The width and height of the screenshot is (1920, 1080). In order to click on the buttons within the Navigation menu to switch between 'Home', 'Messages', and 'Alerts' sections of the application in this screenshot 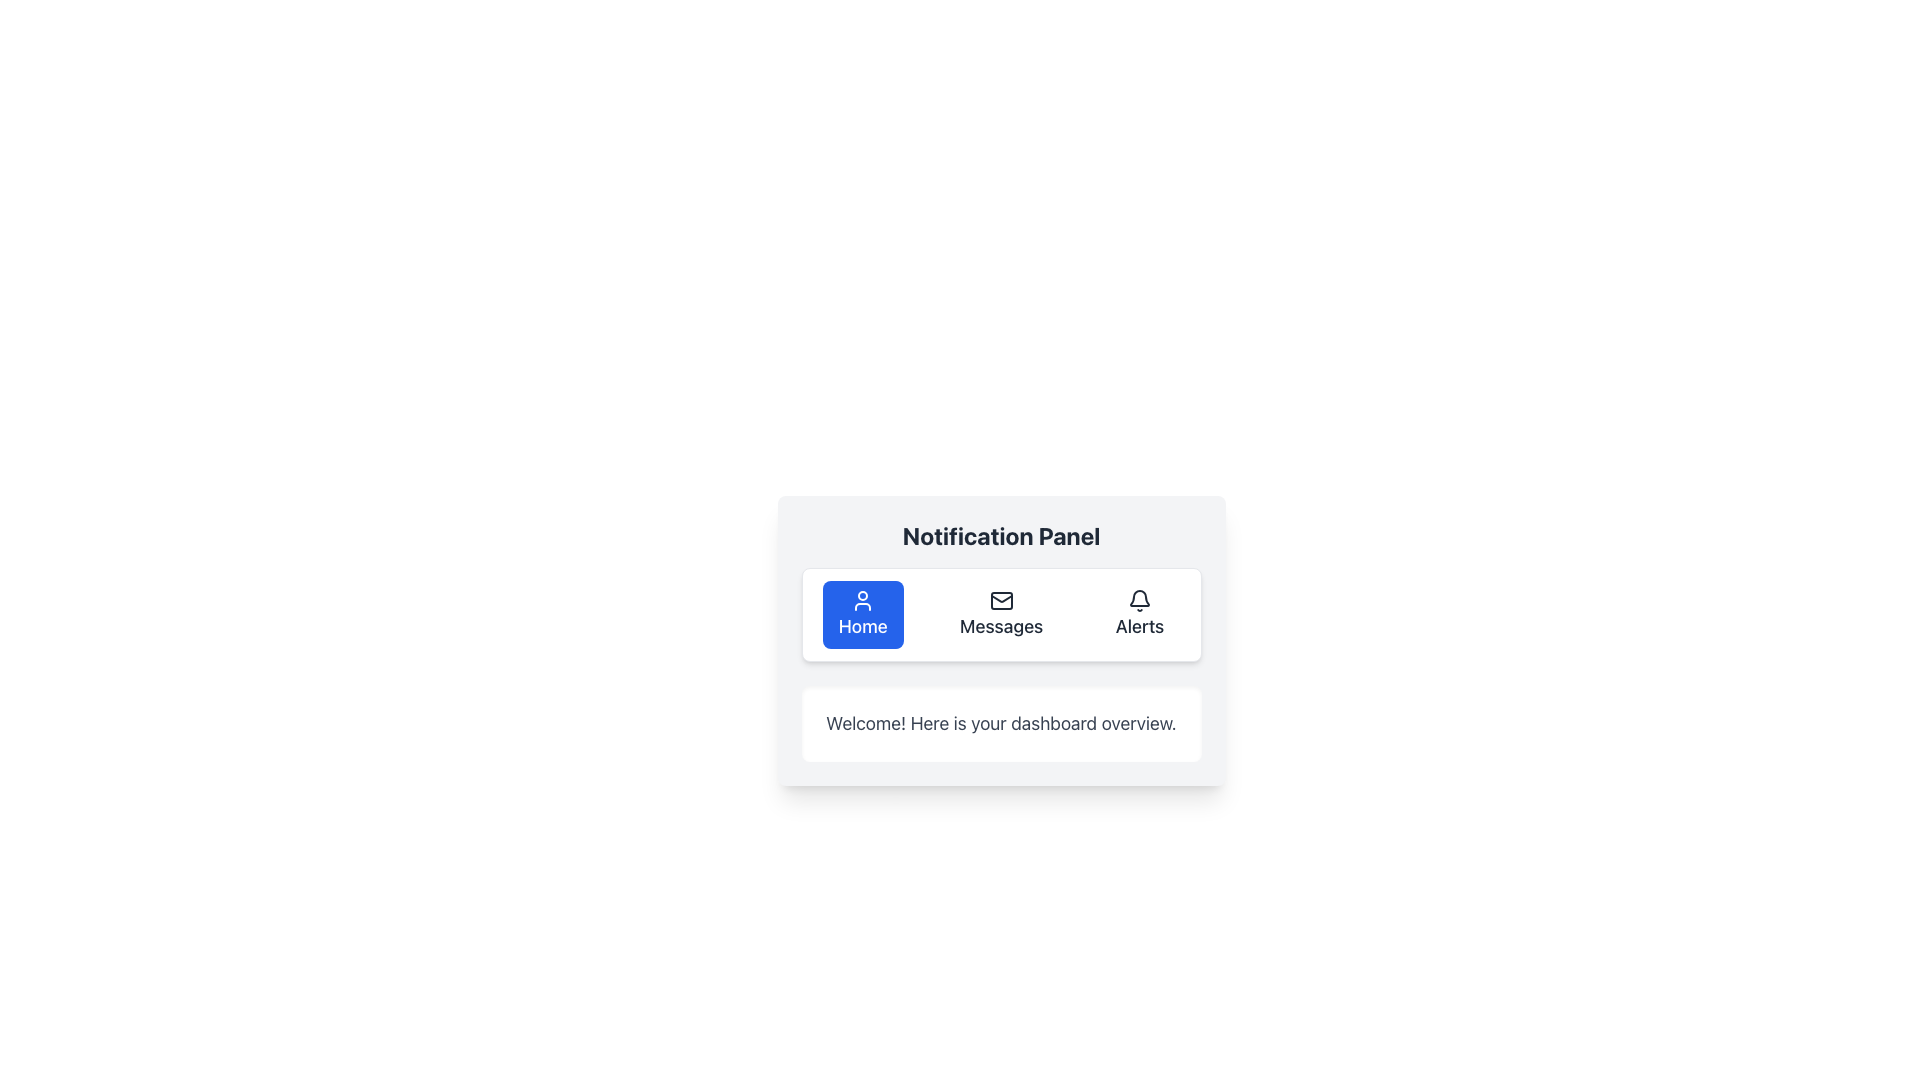, I will do `click(1001, 613)`.